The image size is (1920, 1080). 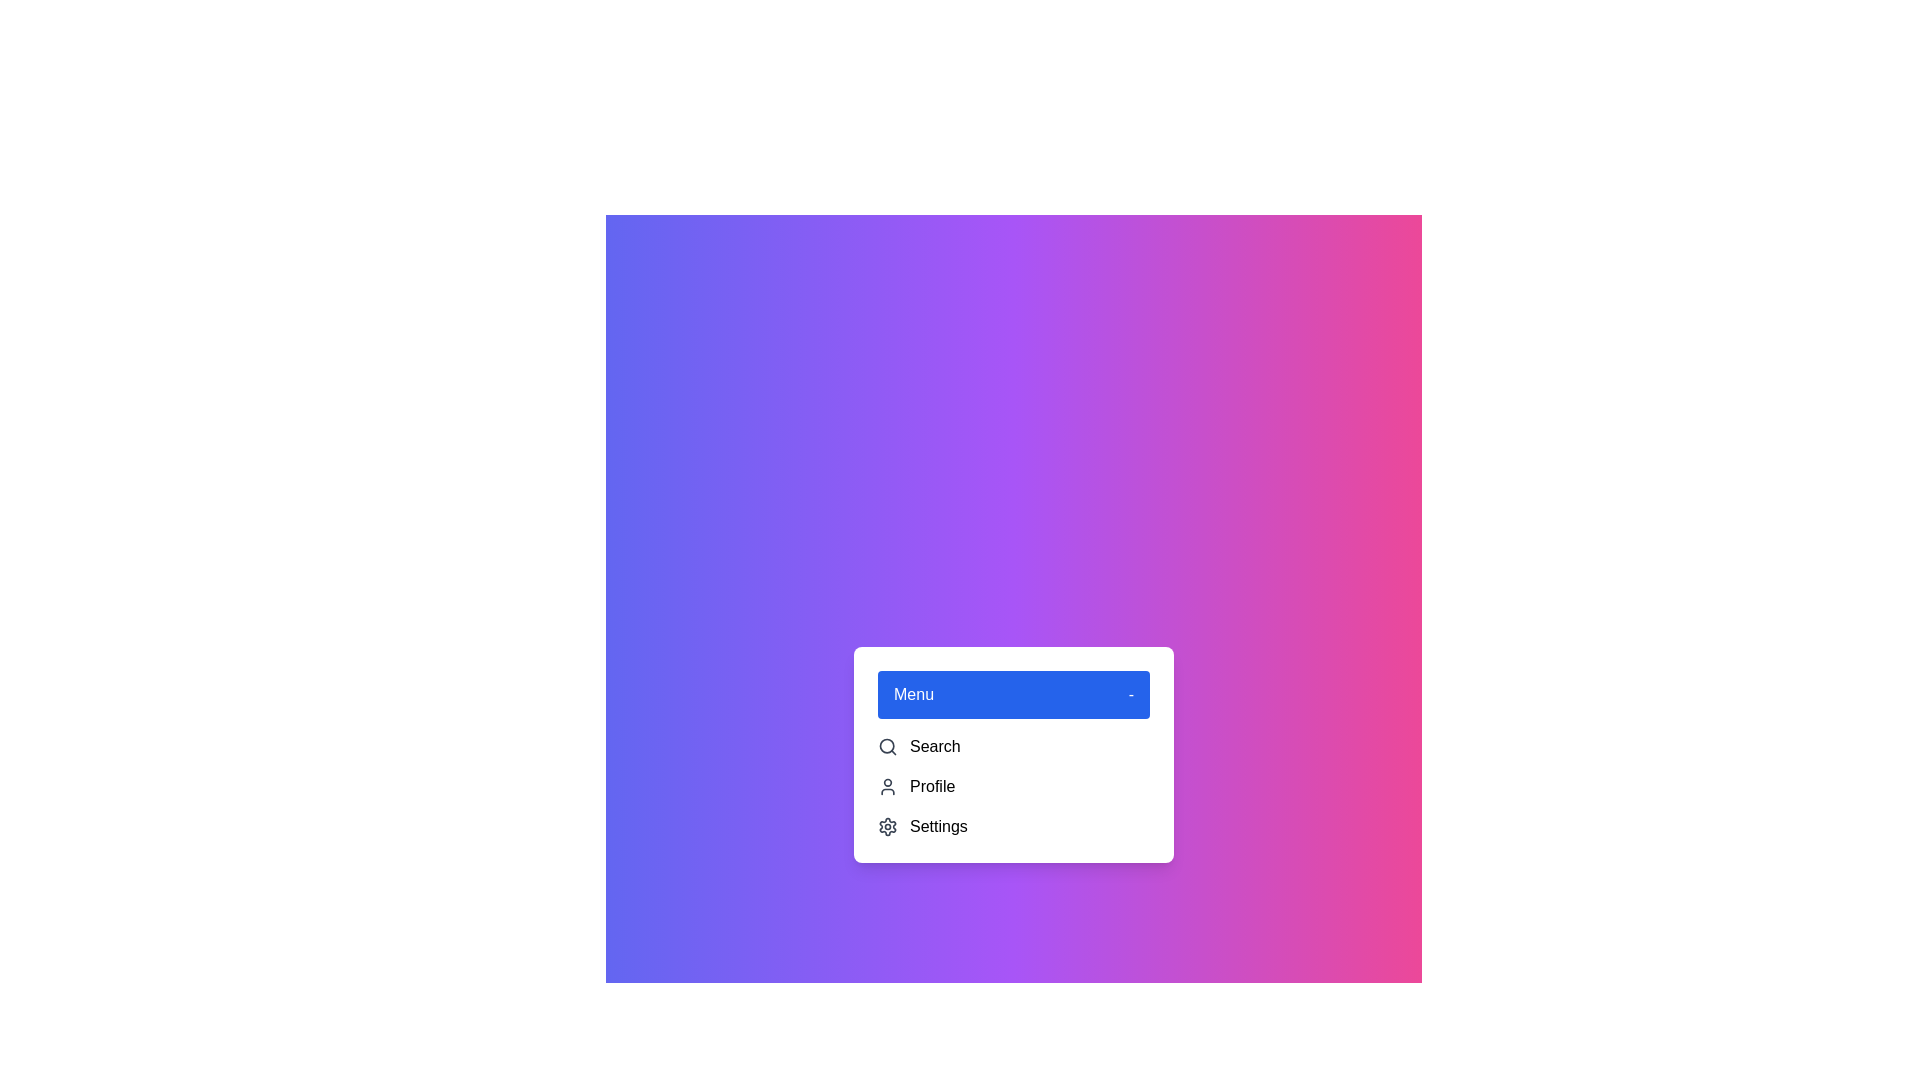 What do you see at coordinates (1013, 785) in the screenshot?
I see `the 'Profile' option in the dropdown menu` at bounding box center [1013, 785].